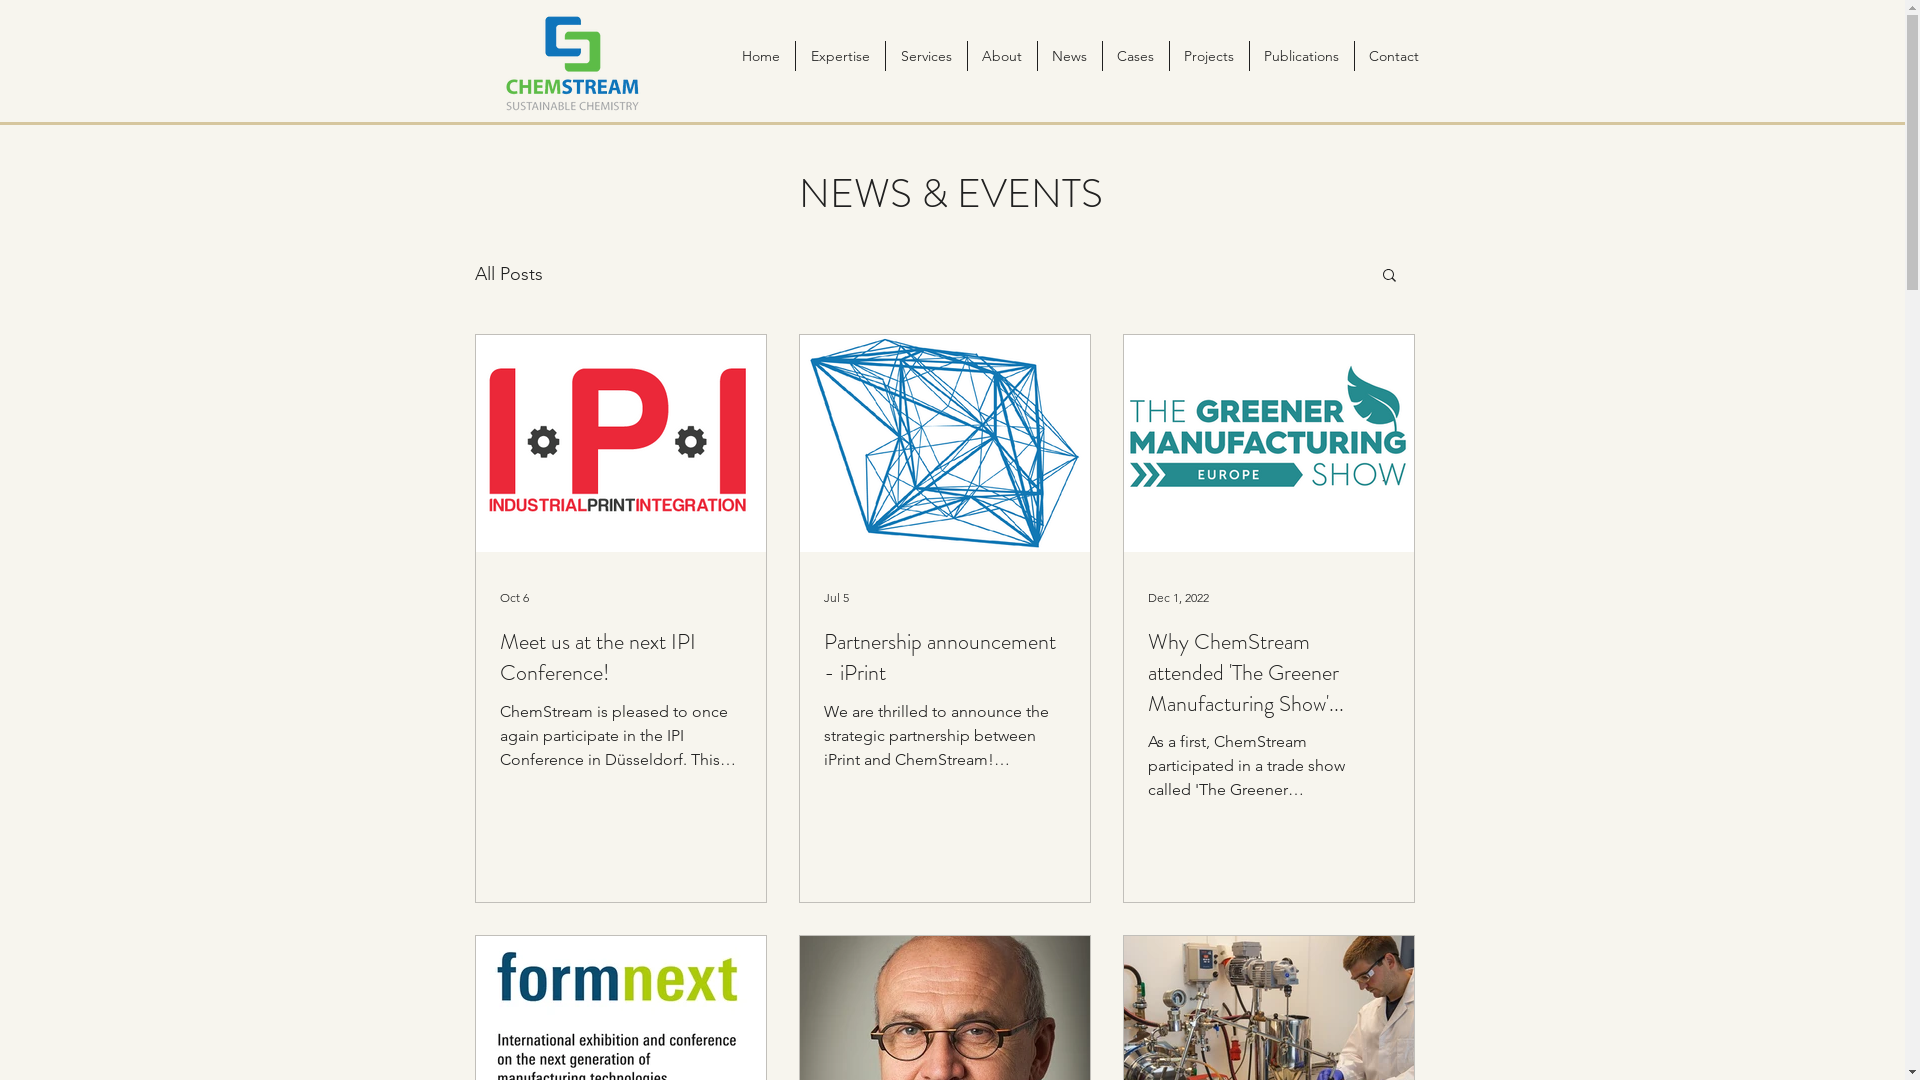 The height and width of the screenshot is (1080, 1920). Describe the element at coordinates (1001, 55) in the screenshot. I see `'About'` at that location.